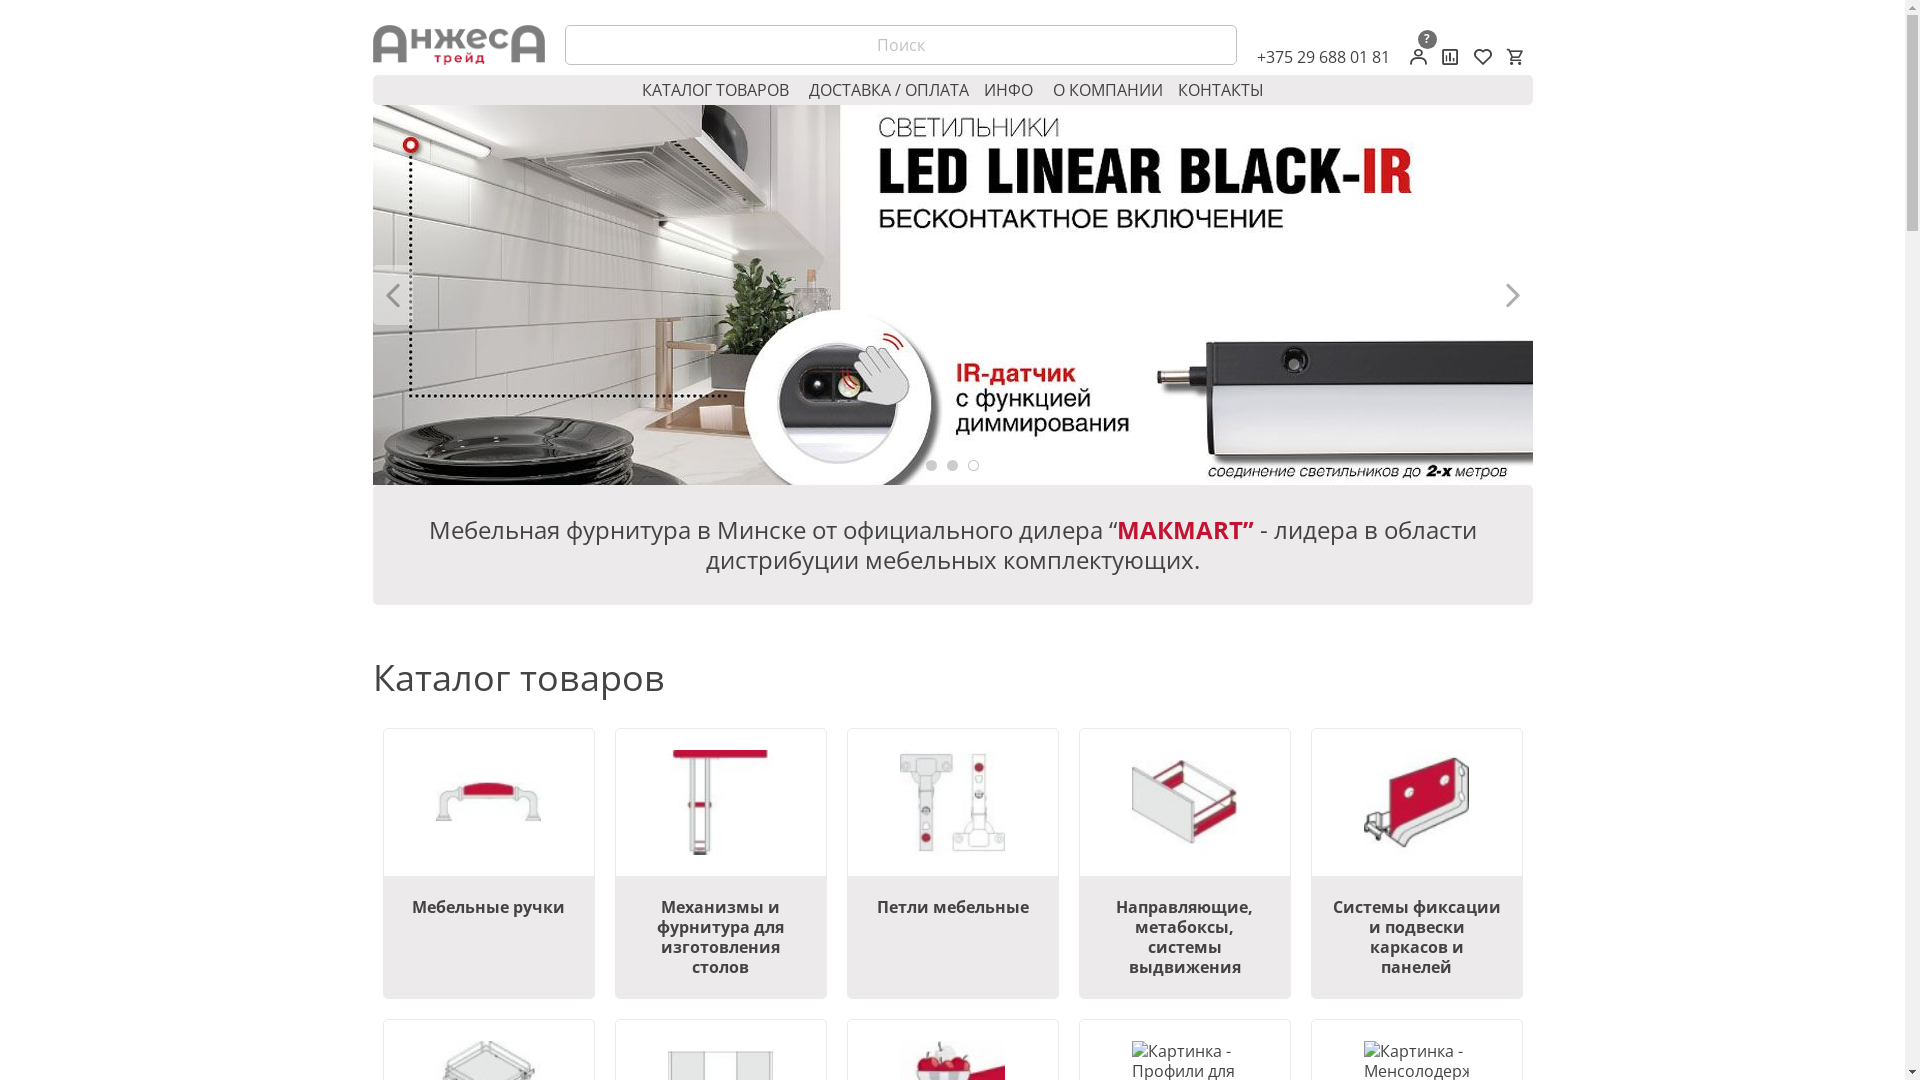 This screenshot has height=1080, width=1920. What do you see at coordinates (1322, 56) in the screenshot?
I see `'+375 29 688 01 81'` at bounding box center [1322, 56].